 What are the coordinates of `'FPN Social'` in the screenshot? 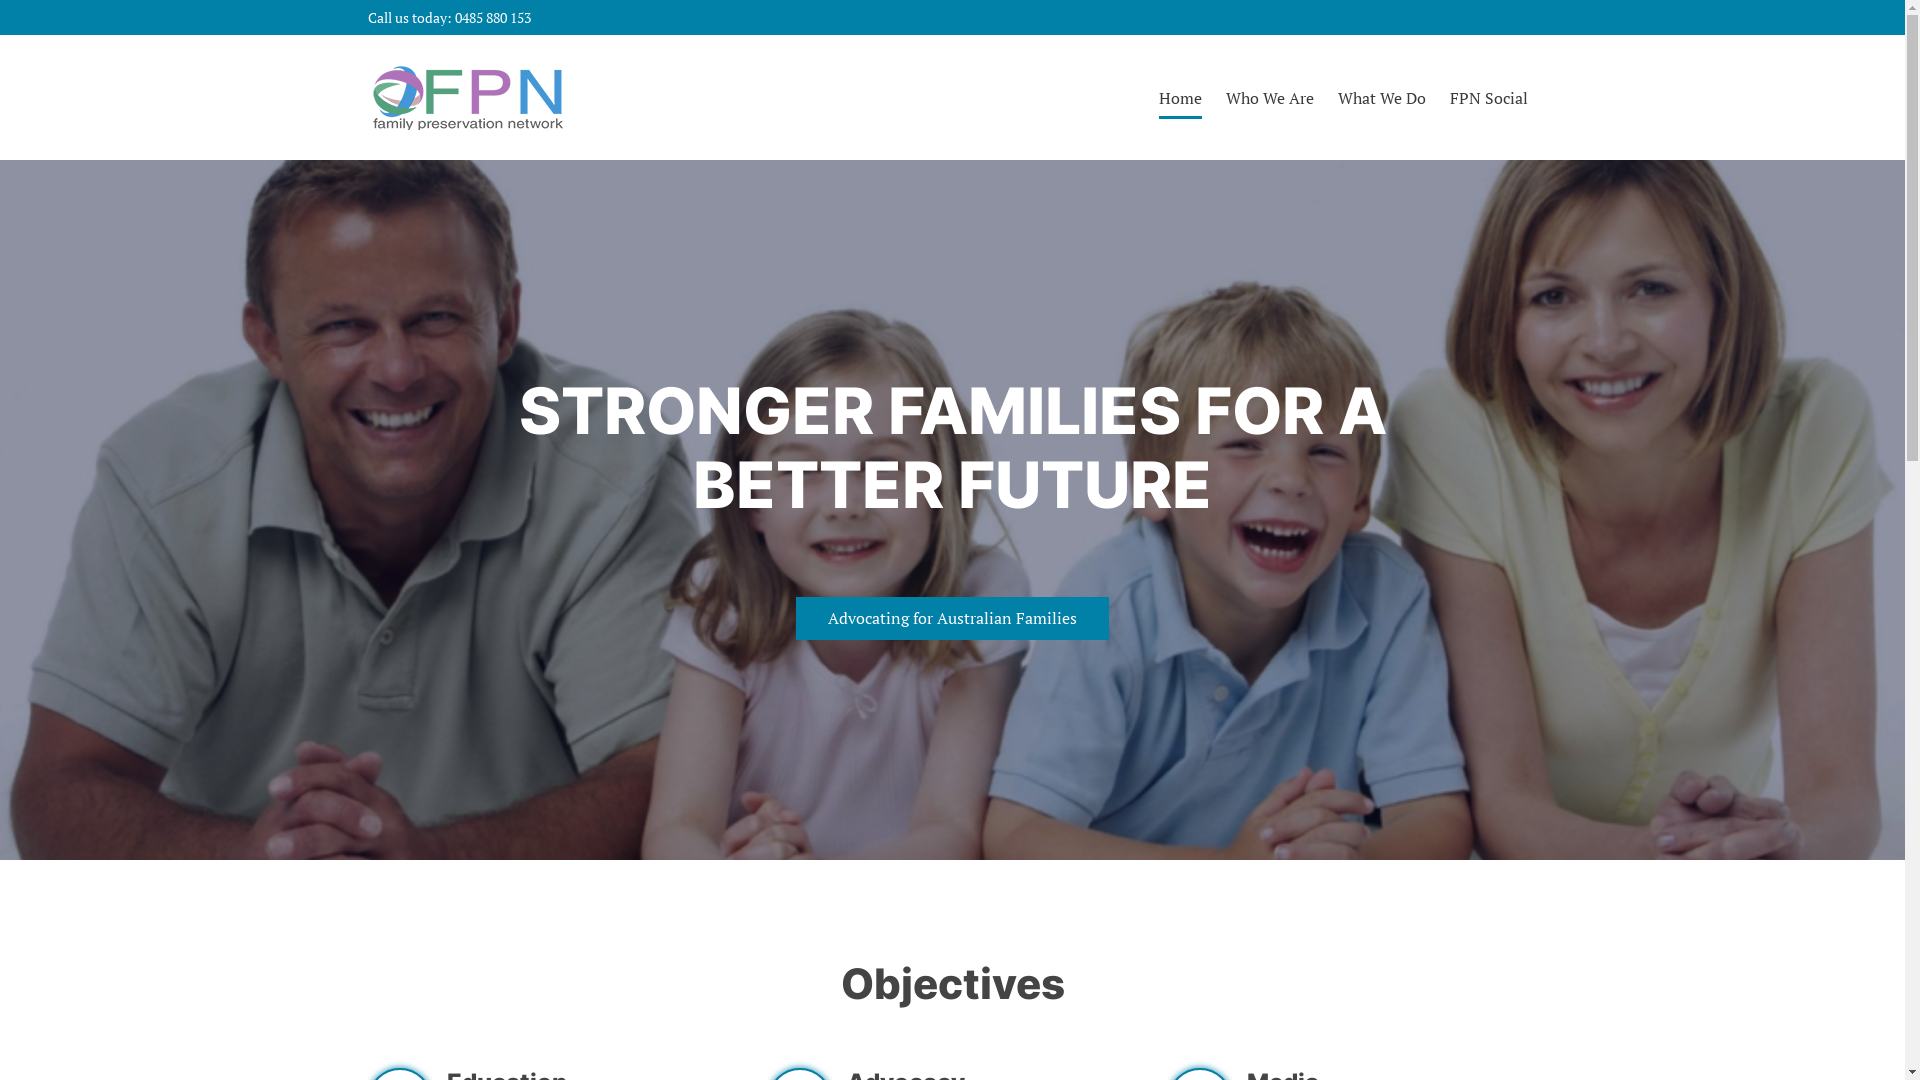 It's located at (1488, 96).